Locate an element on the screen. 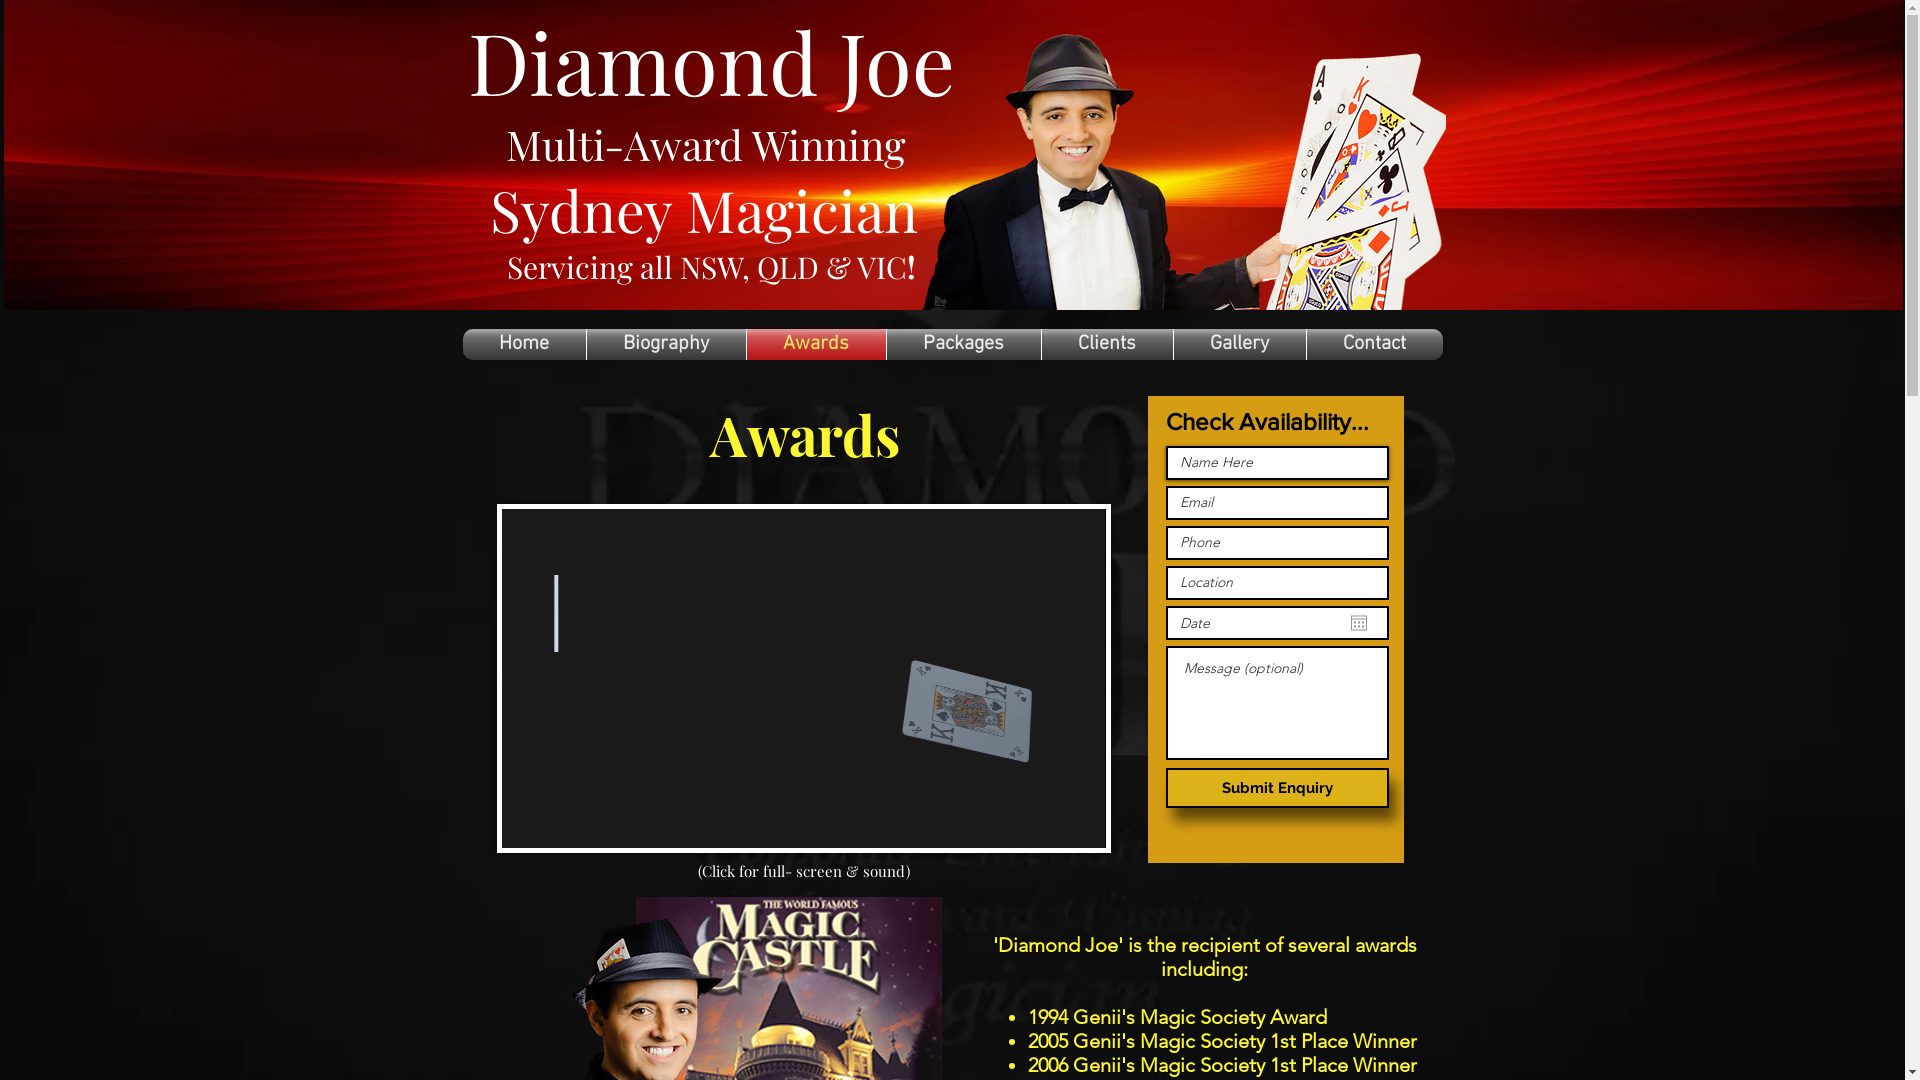 The width and height of the screenshot is (1920, 1080). 'Gallery' is located at coordinates (1238, 343).